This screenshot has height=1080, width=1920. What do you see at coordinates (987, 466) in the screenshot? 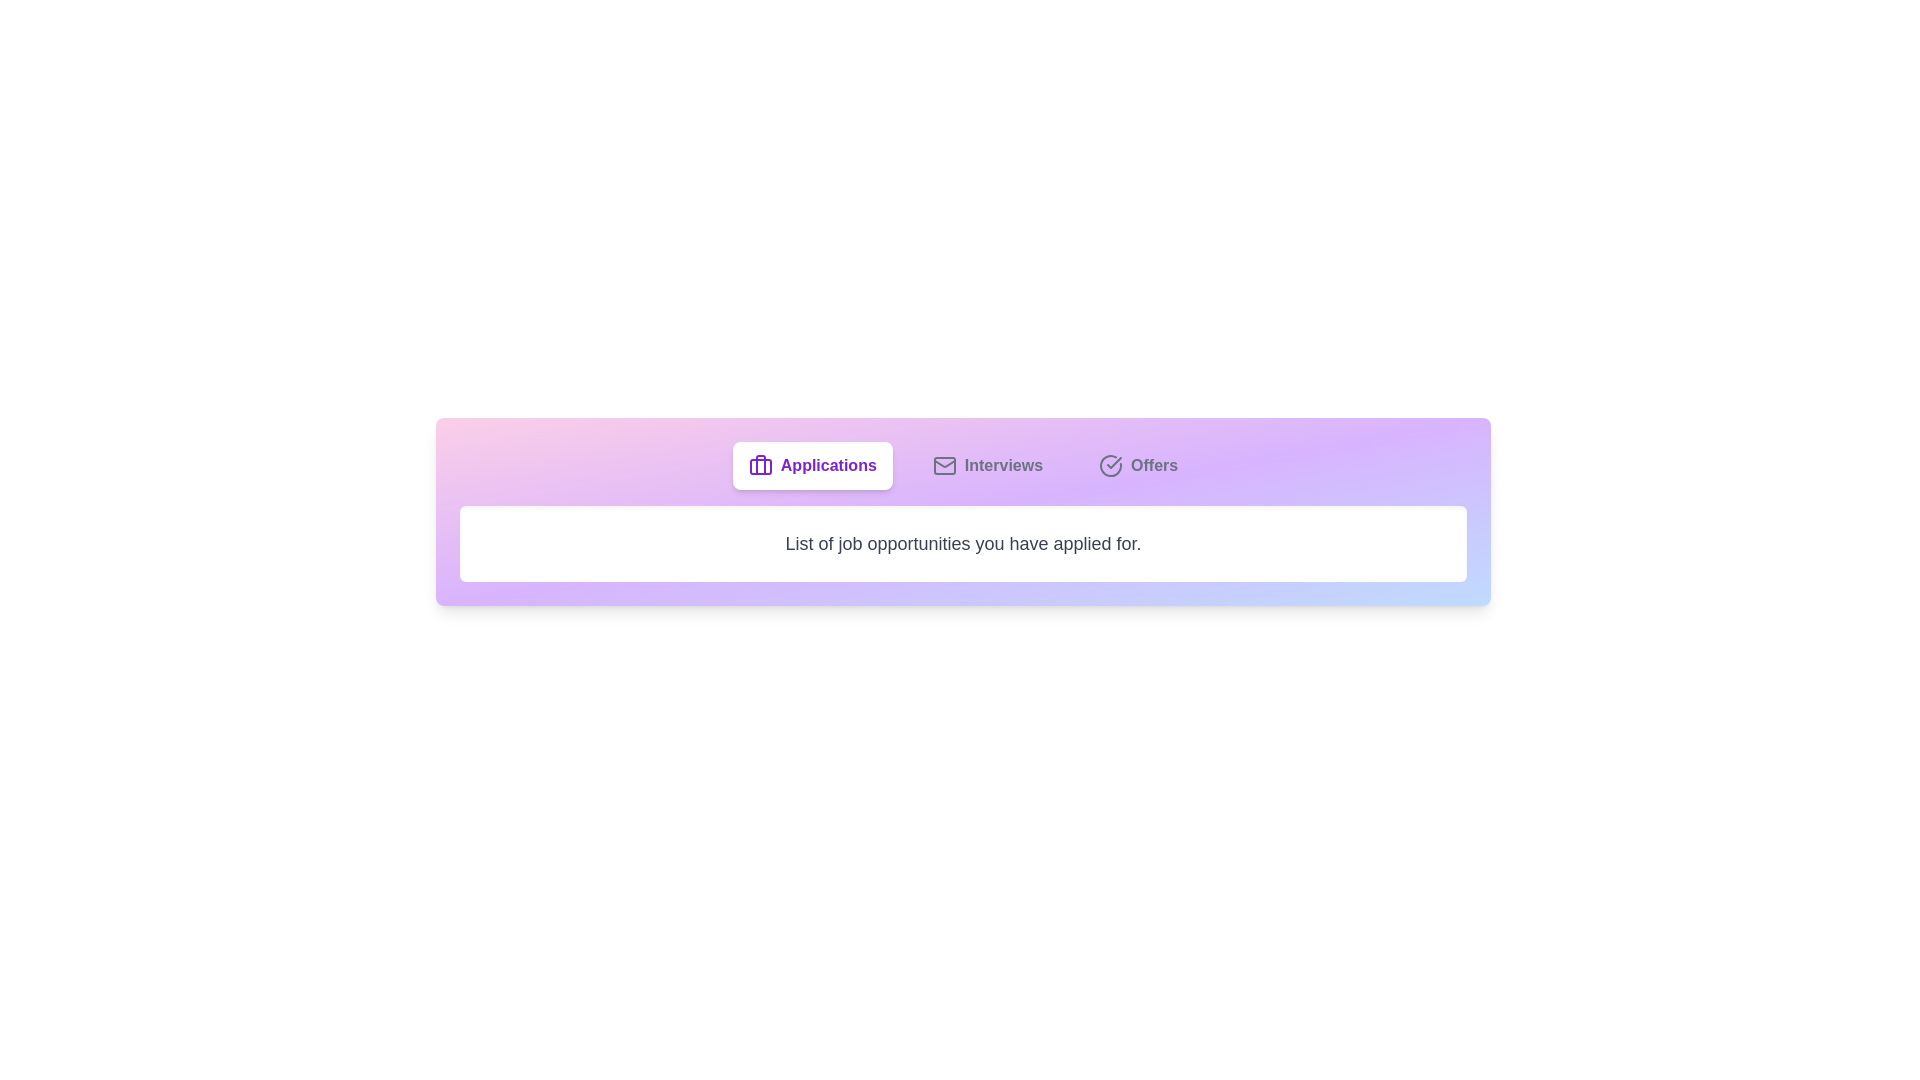
I see `the tab labeled Interviews to switch to its content` at bounding box center [987, 466].